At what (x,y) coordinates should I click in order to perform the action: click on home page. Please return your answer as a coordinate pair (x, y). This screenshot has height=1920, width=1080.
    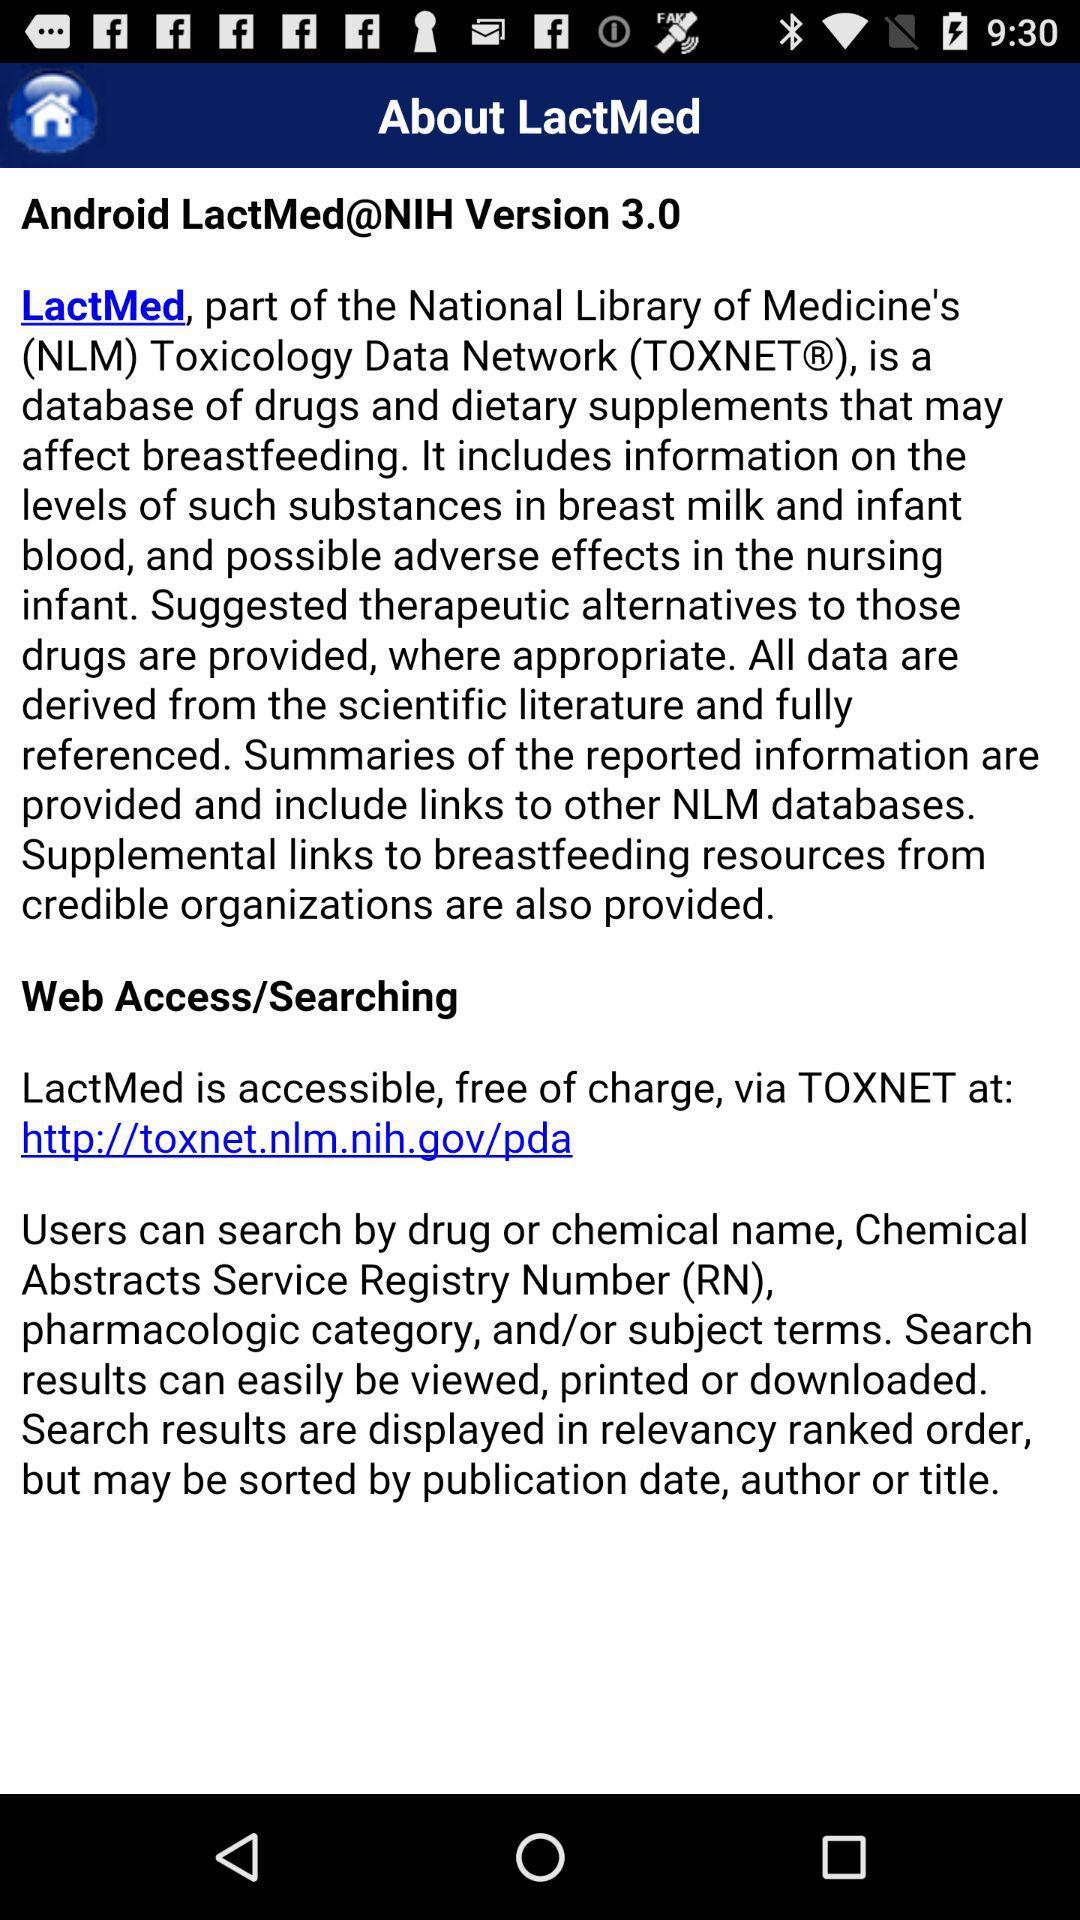
    Looking at the image, I should click on (51, 114).